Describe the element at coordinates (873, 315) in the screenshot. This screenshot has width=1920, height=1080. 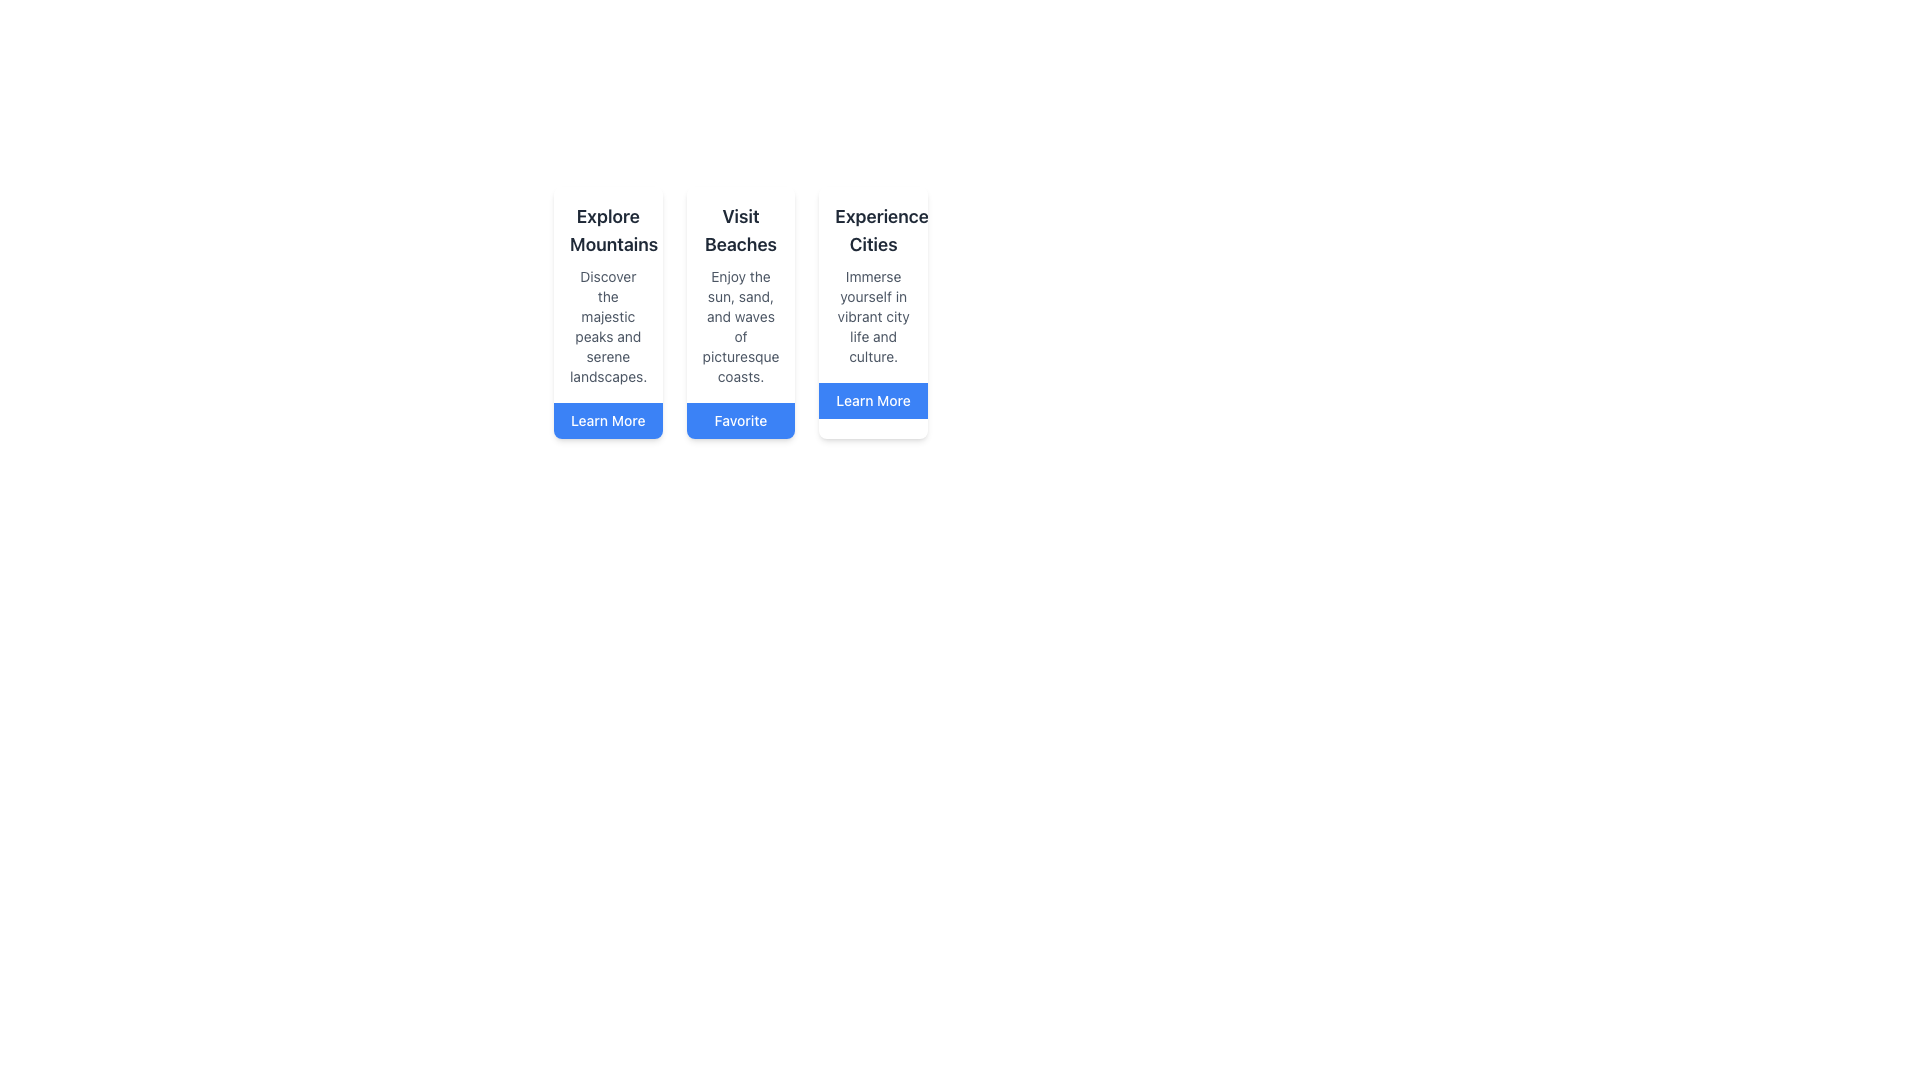
I see `the descriptive text block component located in the 'Experience Cities' section, which is positioned directly below the heading and above the 'Learn More' button` at that location.